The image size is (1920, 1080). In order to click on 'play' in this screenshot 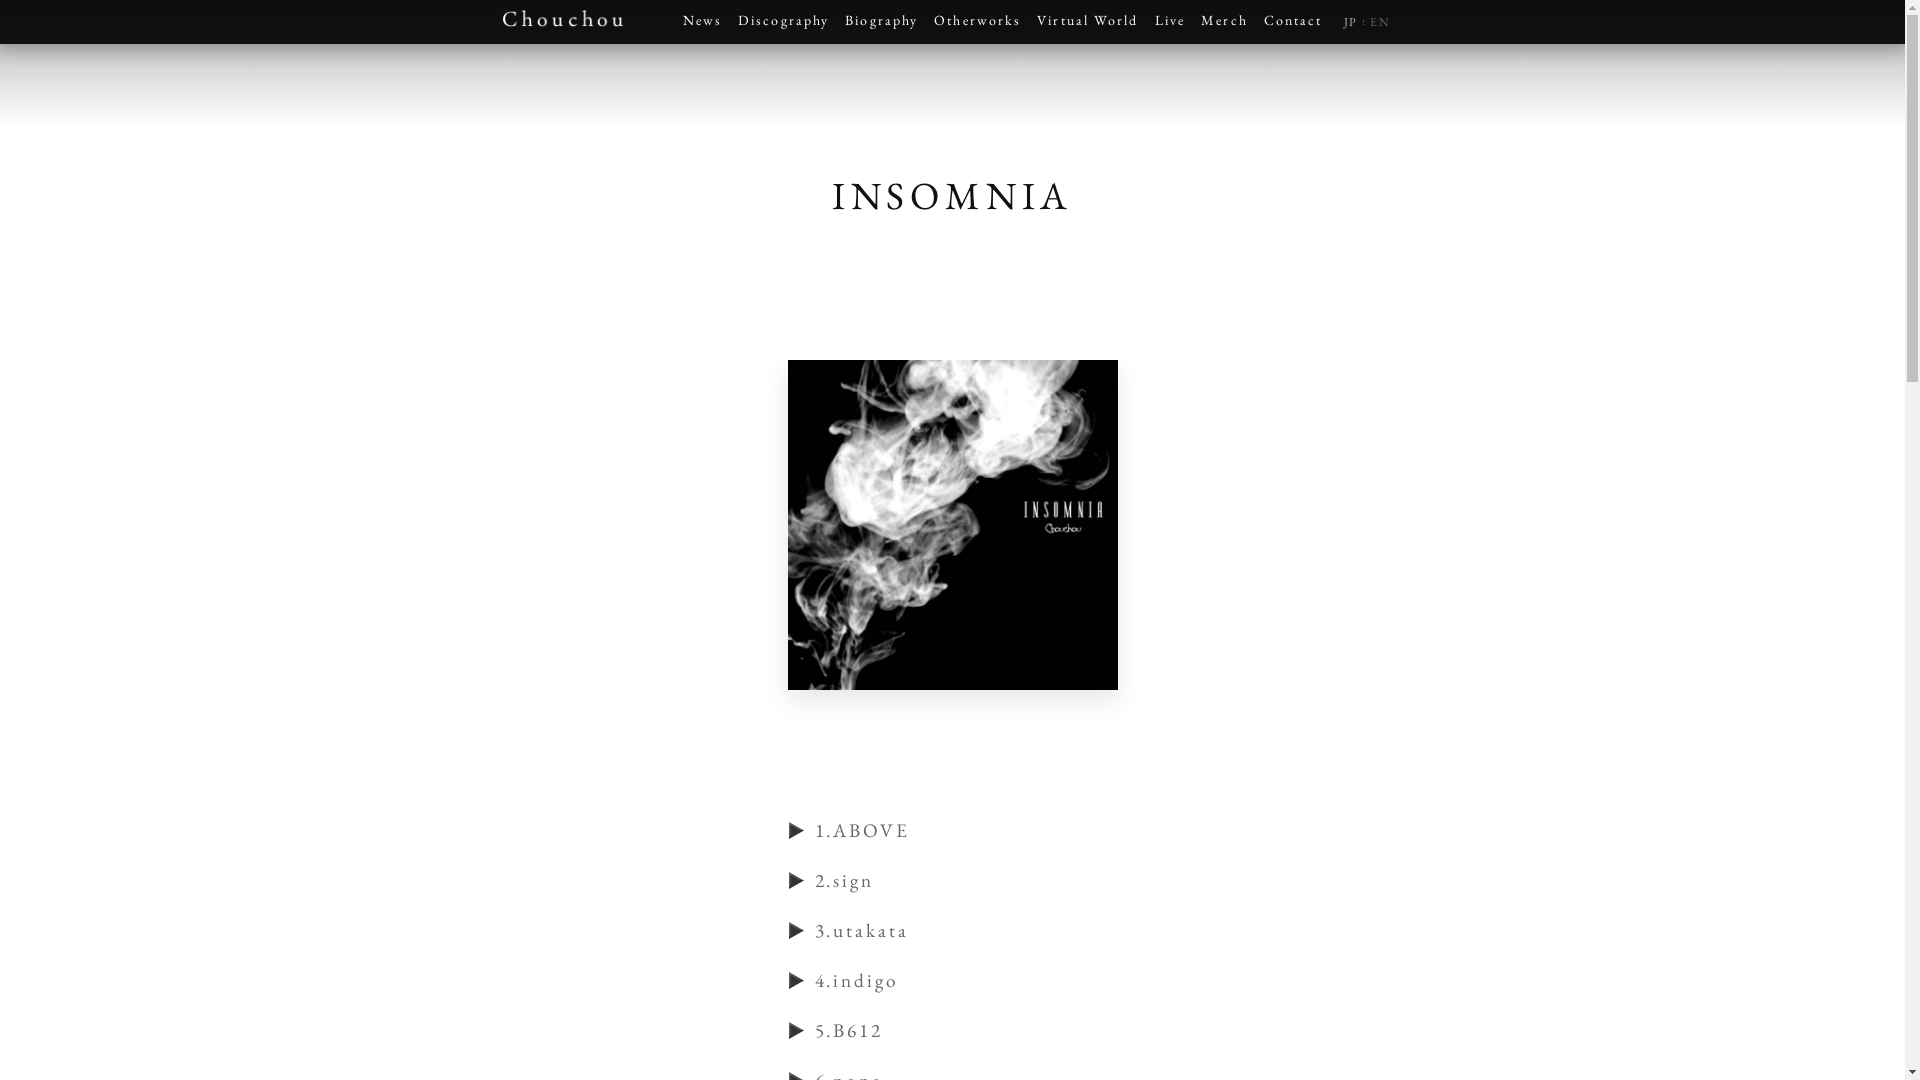, I will do `click(796, 1030)`.